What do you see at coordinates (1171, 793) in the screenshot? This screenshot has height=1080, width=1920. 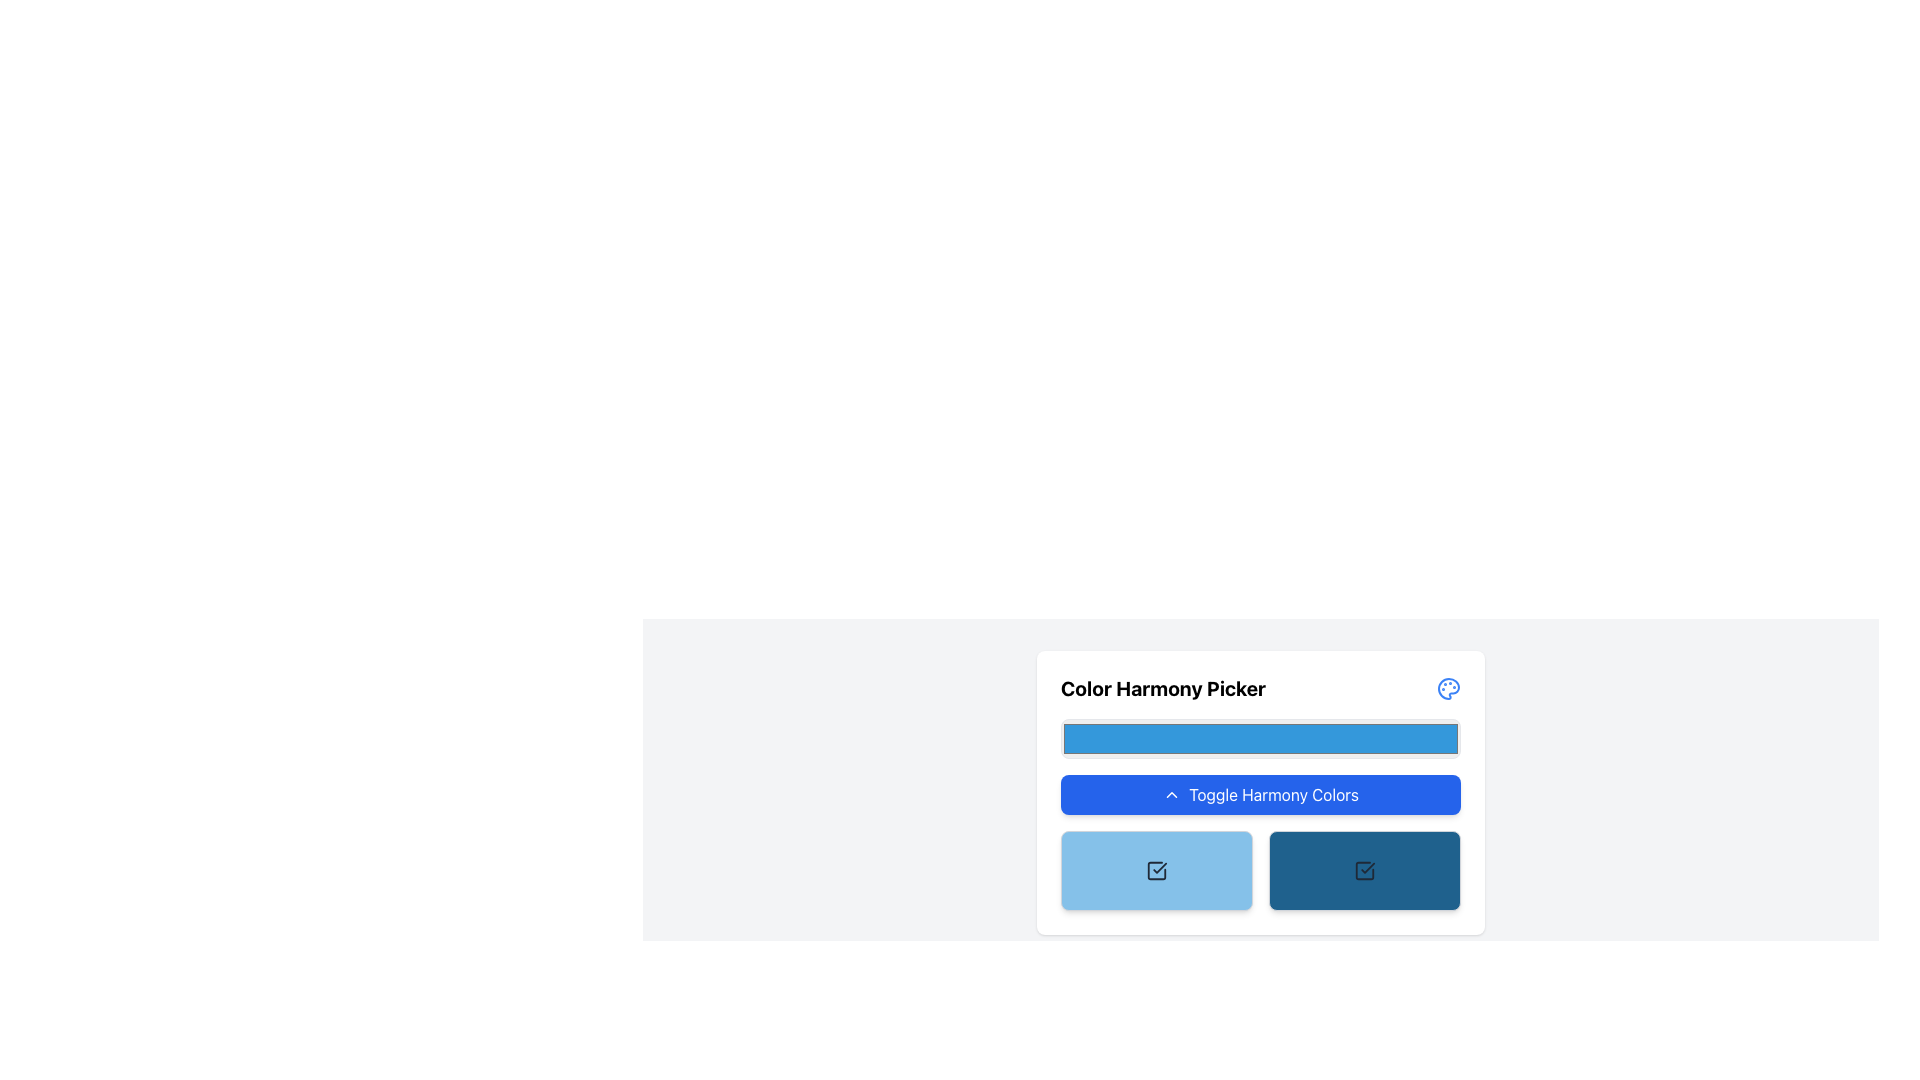 I see `the chevron icon within the blue button labeled 'Toggle Harmony Colors', which indicates that the button can toggle its state and suggests an expansion or dropdown action` at bounding box center [1171, 793].